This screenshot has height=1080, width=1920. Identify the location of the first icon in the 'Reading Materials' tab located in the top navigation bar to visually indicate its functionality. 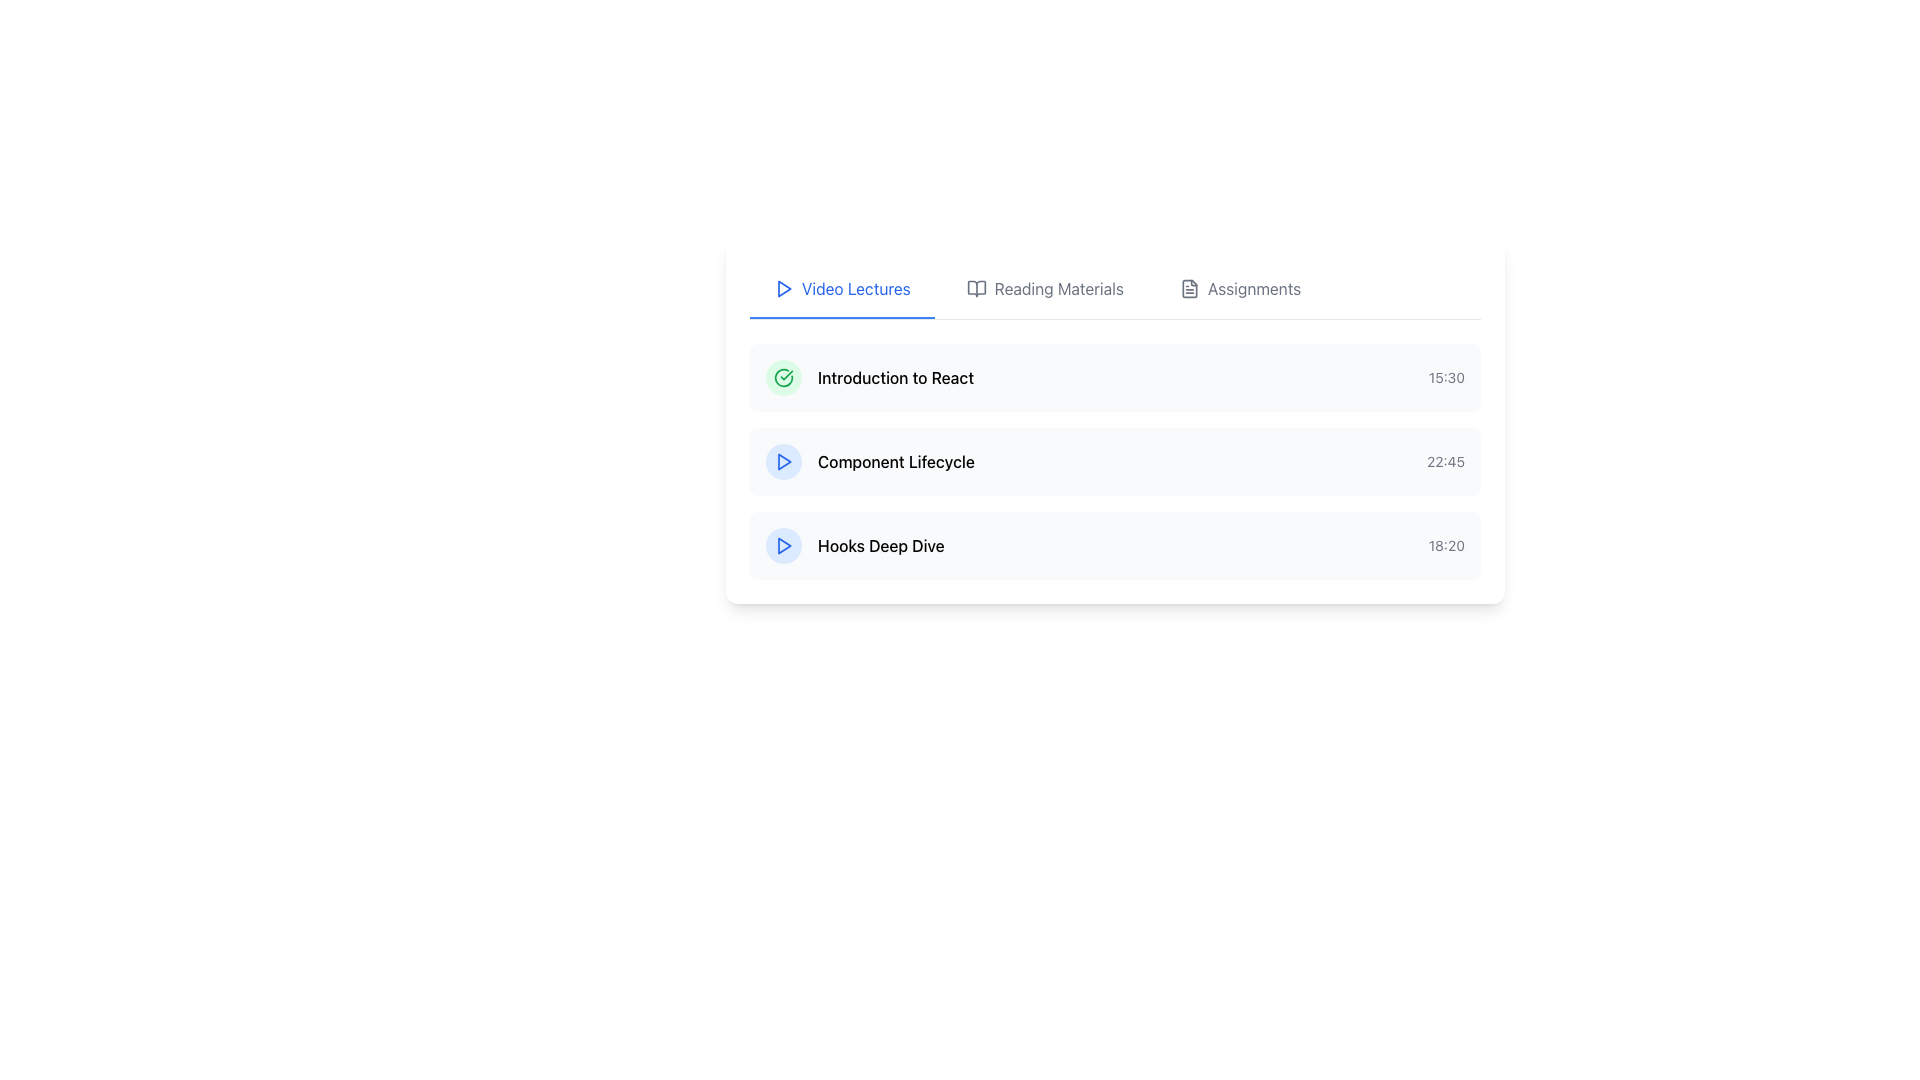
(976, 289).